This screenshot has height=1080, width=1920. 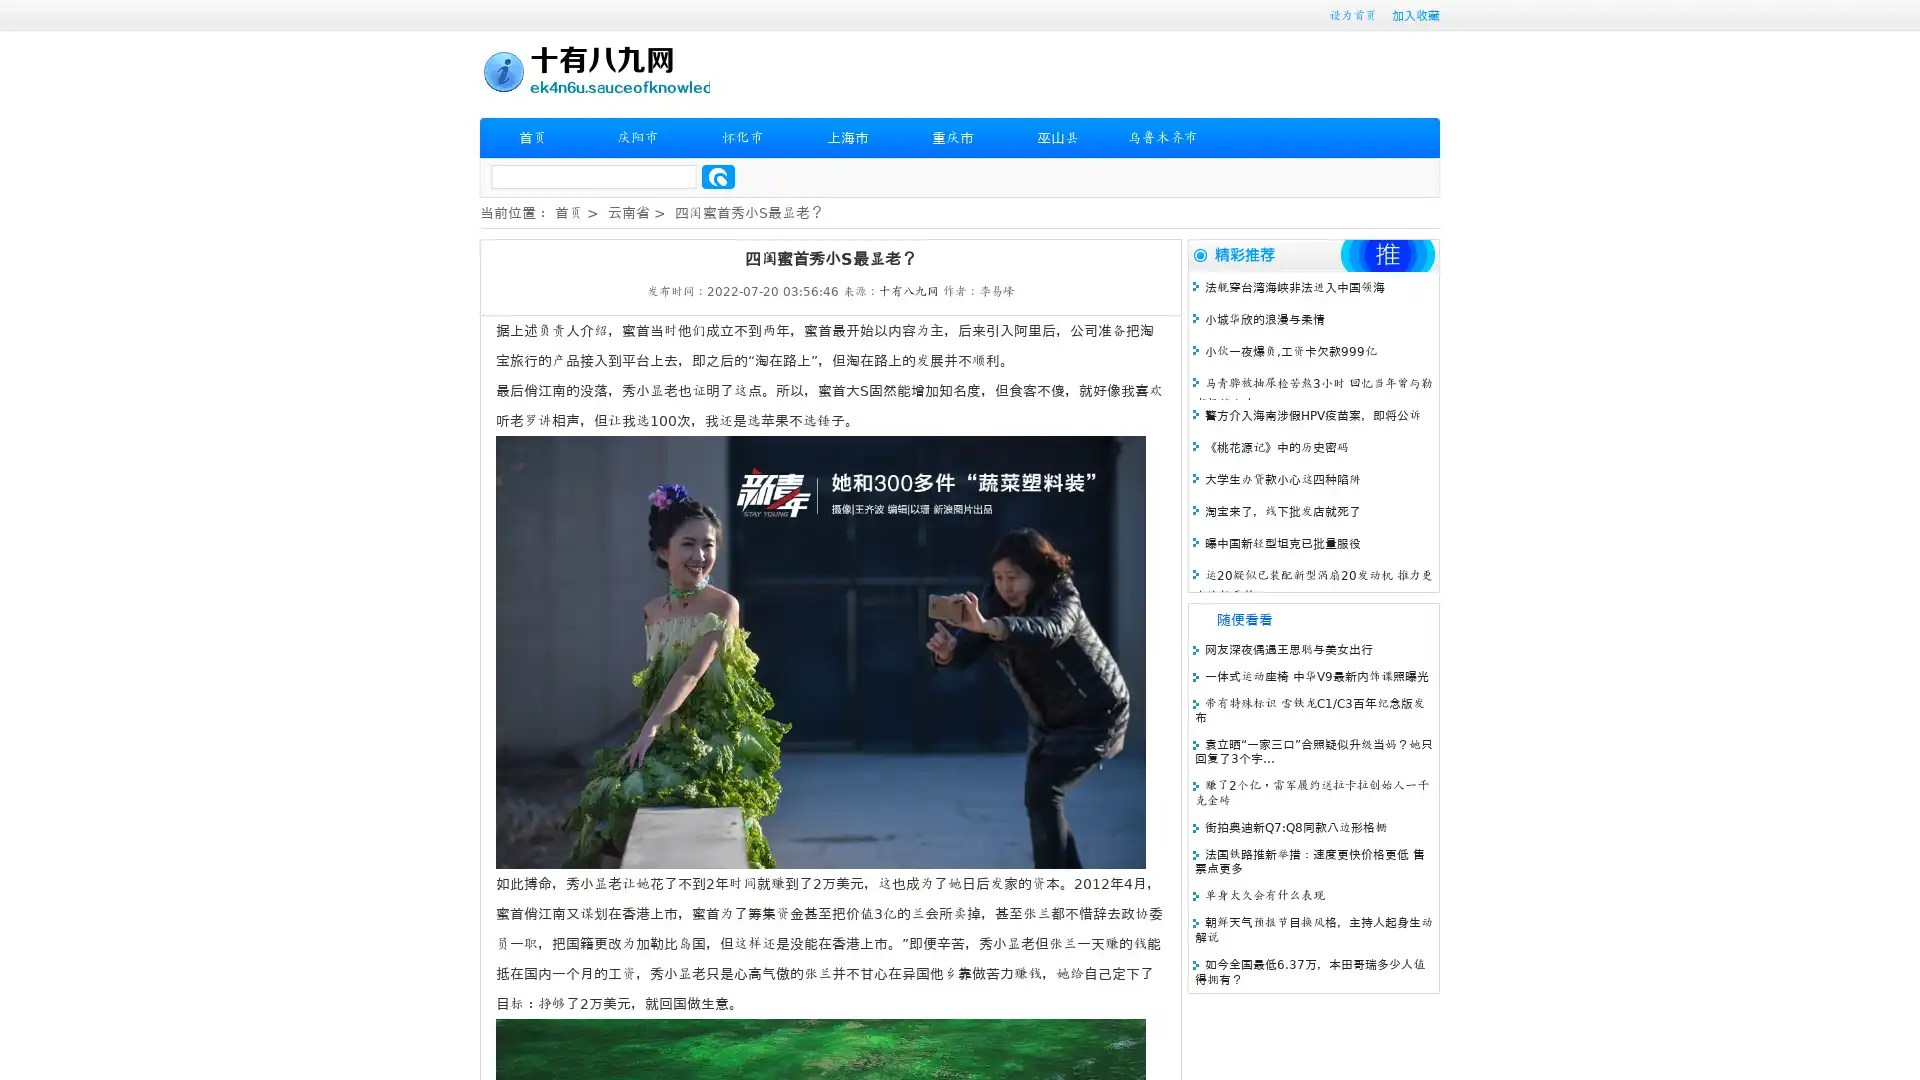 What do you see at coordinates (718, 176) in the screenshot?
I see `Search` at bounding box center [718, 176].